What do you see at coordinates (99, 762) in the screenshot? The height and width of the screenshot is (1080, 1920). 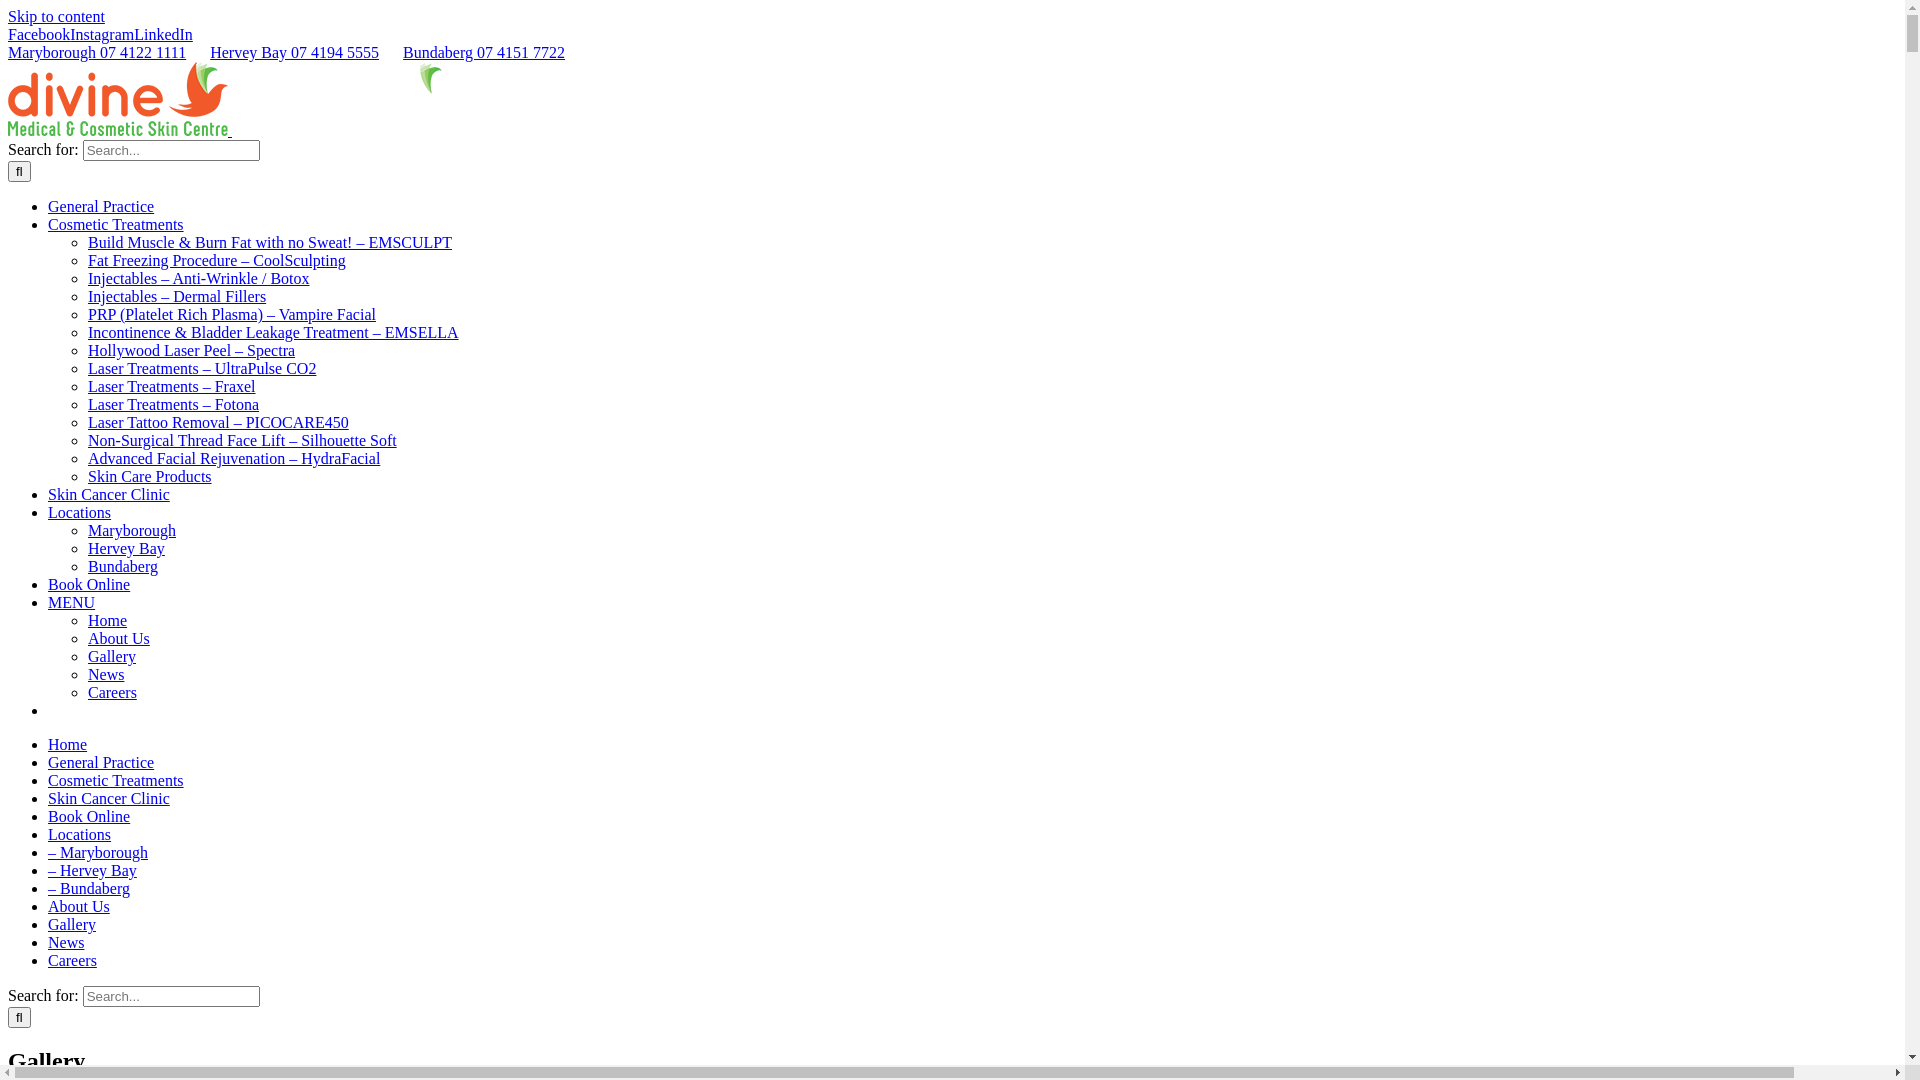 I see `'General Practice'` at bounding box center [99, 762].